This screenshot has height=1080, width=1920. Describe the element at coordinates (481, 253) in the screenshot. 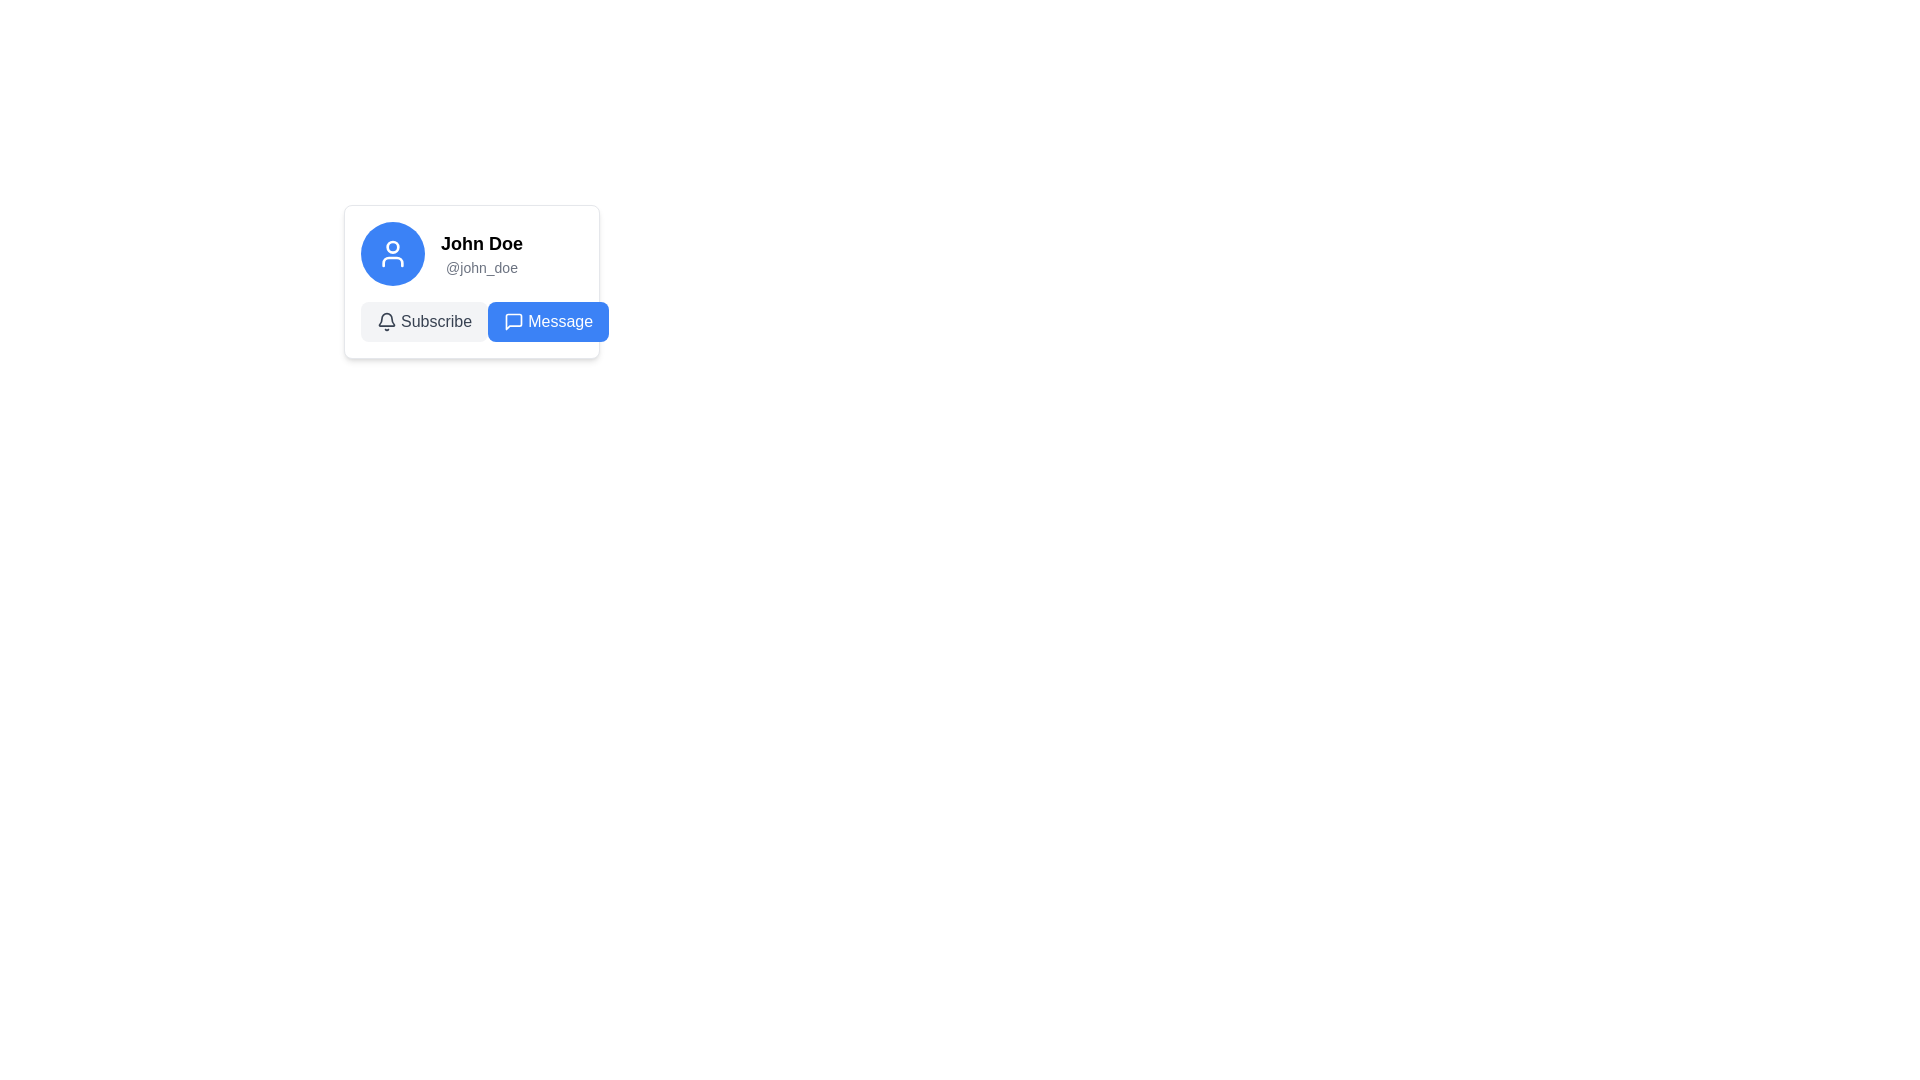

I see `text content from the Text Display in the user profile card, which shows the user's name and username, located to the right of the user avatar icon` at that location.